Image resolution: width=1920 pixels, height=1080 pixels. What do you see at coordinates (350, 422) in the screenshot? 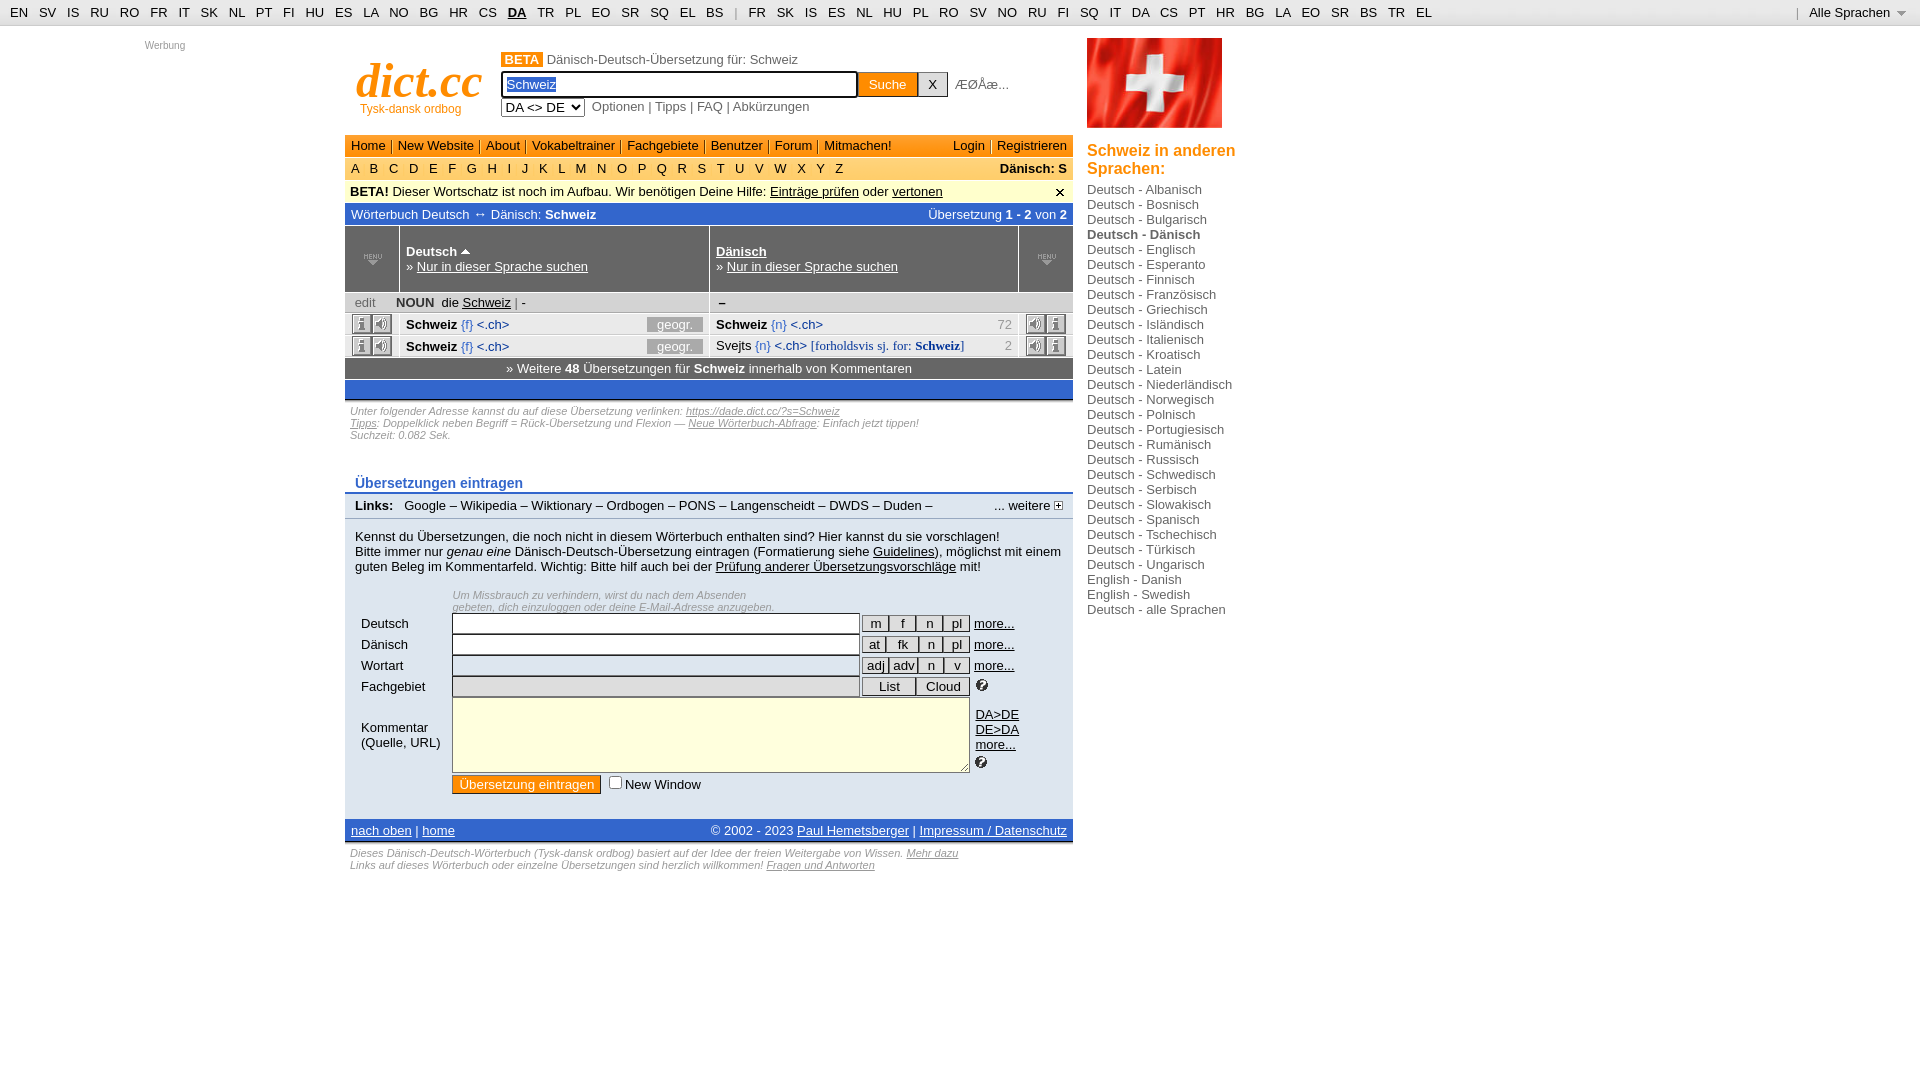
I see `'Tipps'` at bounding box center [350, 422].